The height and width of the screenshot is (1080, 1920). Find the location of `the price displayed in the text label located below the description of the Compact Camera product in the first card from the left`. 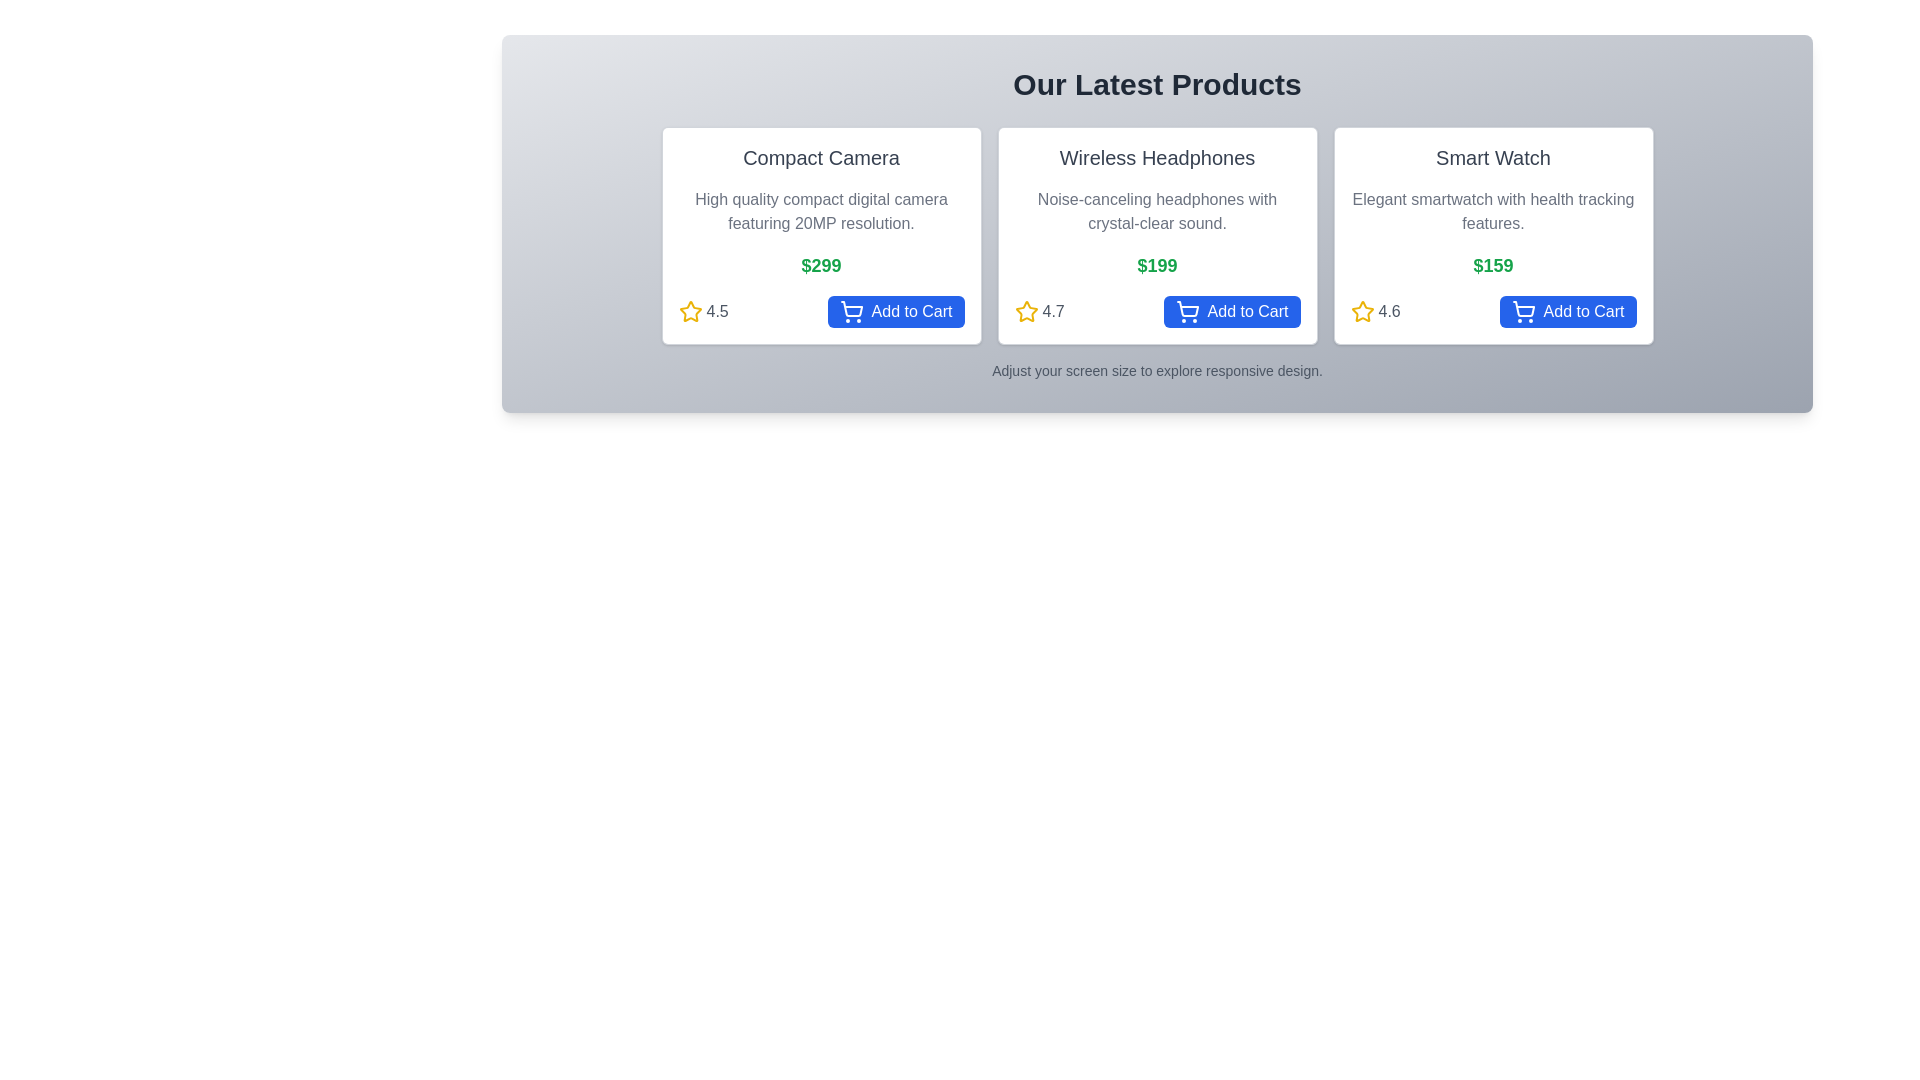

the price displayed in the text label located below the description of the Compact Camera product in the first card from the left is located at coordinates (821, 265).